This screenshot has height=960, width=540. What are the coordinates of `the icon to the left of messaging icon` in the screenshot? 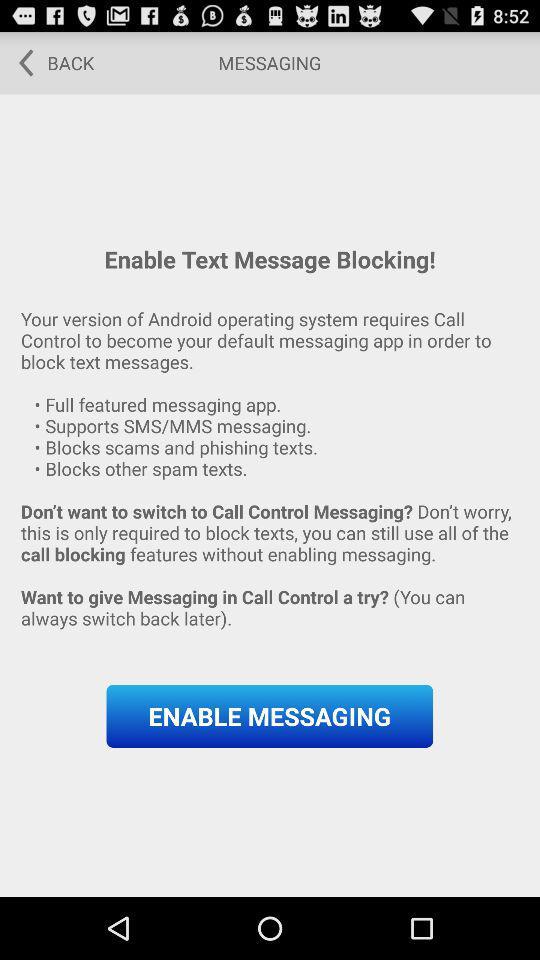 It's located at (49, 62).